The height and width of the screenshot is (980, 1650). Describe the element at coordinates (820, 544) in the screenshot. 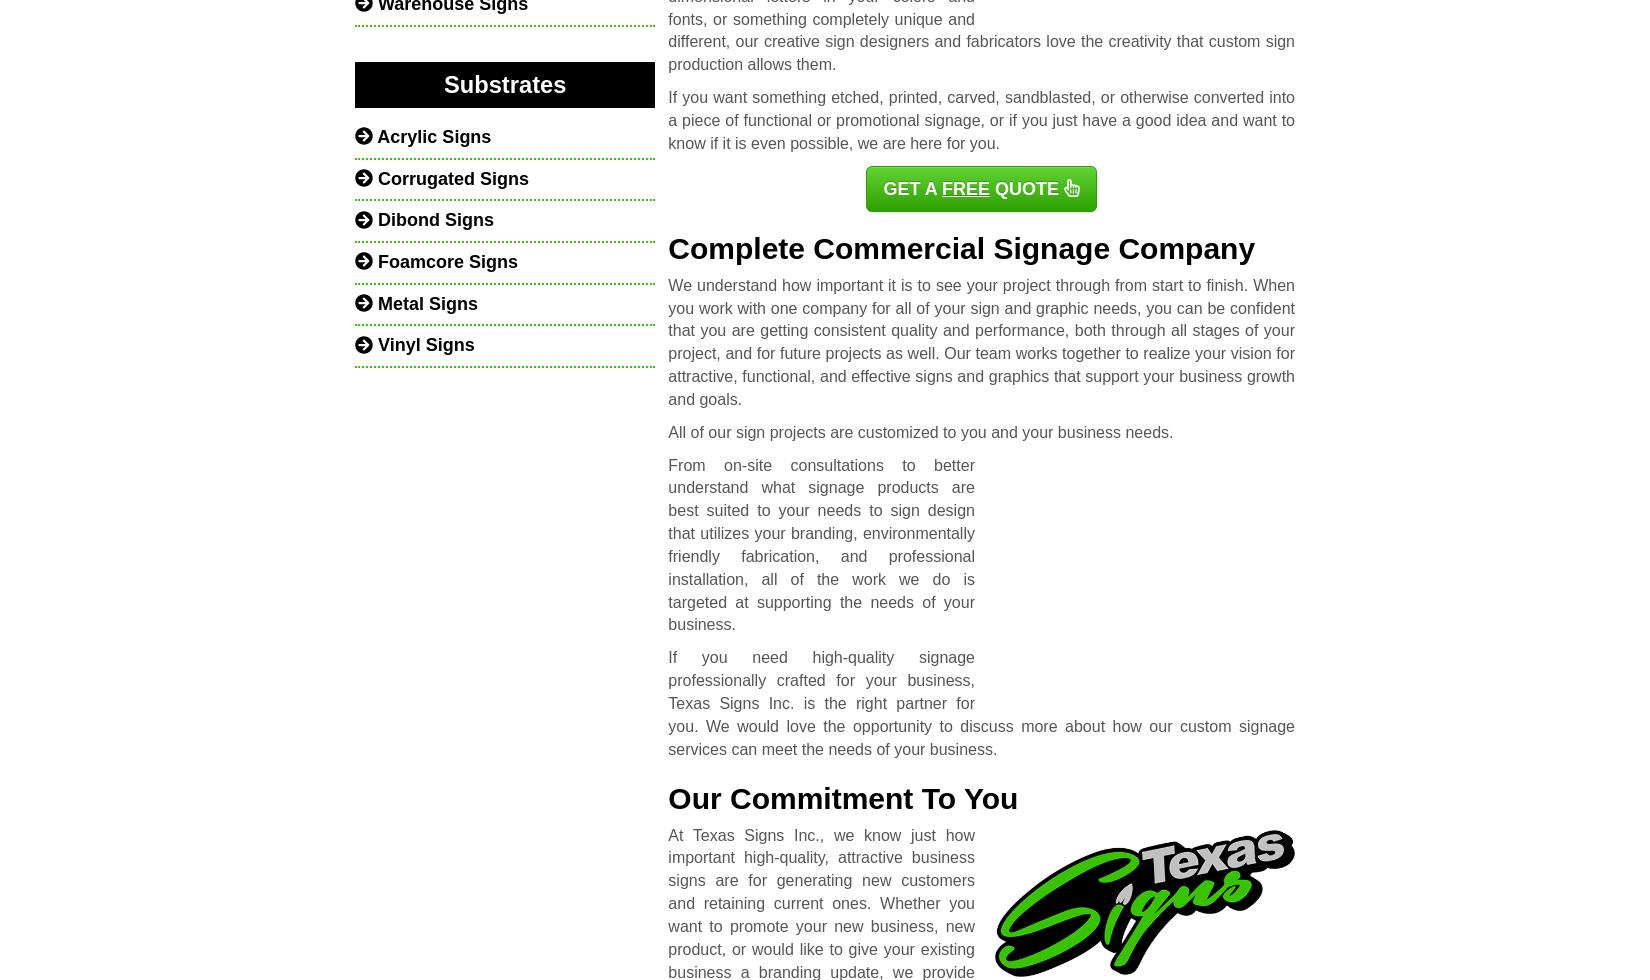

I see `'From on-site consultations to better understand what signage products are best suited to your needs to sign design that utilizes your branding, environmentally friendly fabrication, and professional installation, all of the work we do is targeted at supporting the needs of your business.'` at that location.